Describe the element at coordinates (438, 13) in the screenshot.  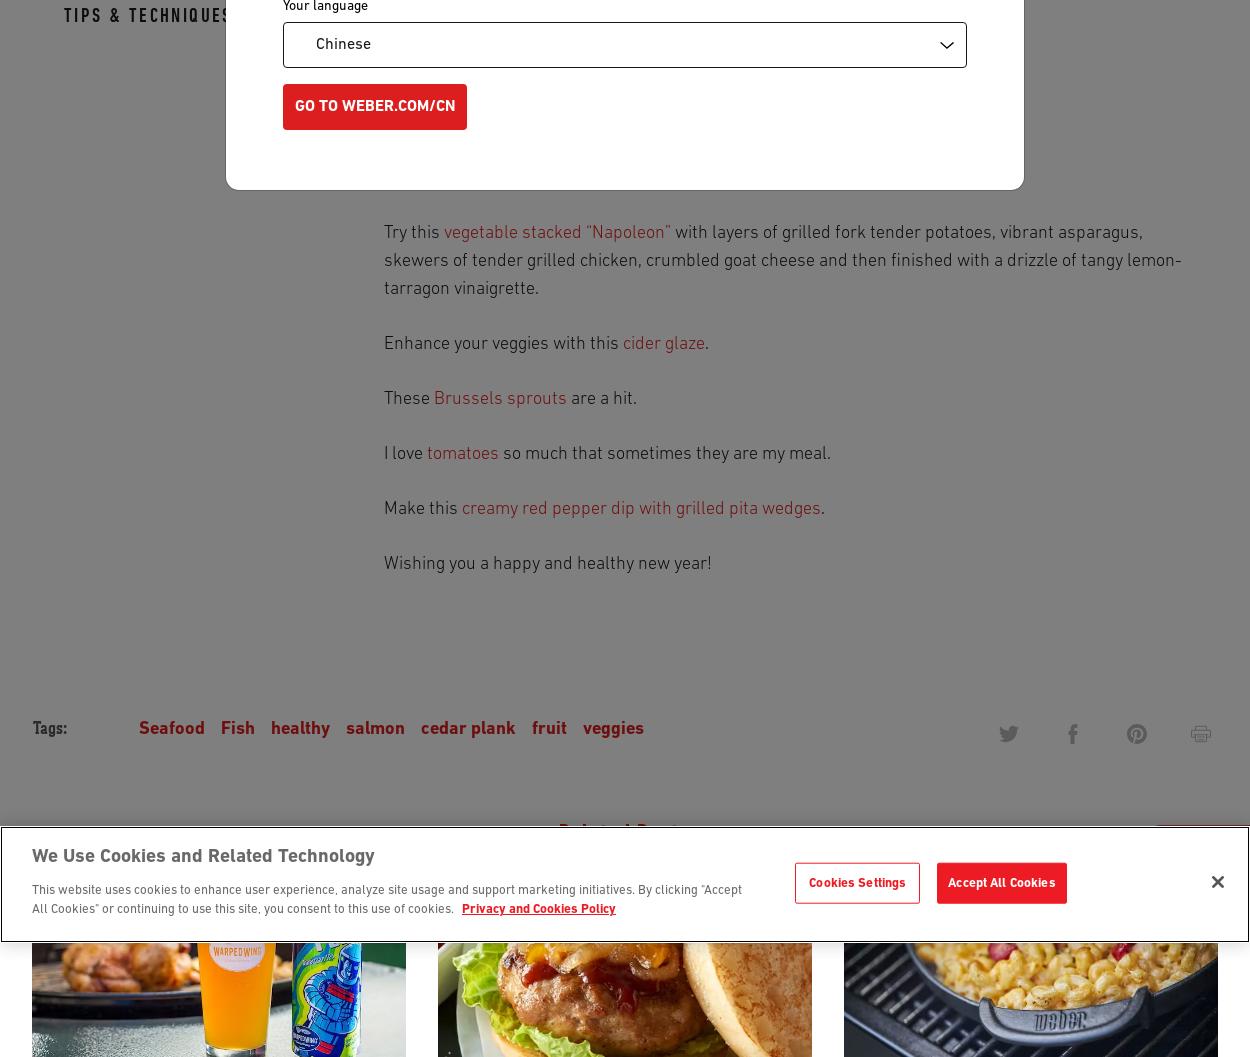
I see `'Or any type of'` at that location.